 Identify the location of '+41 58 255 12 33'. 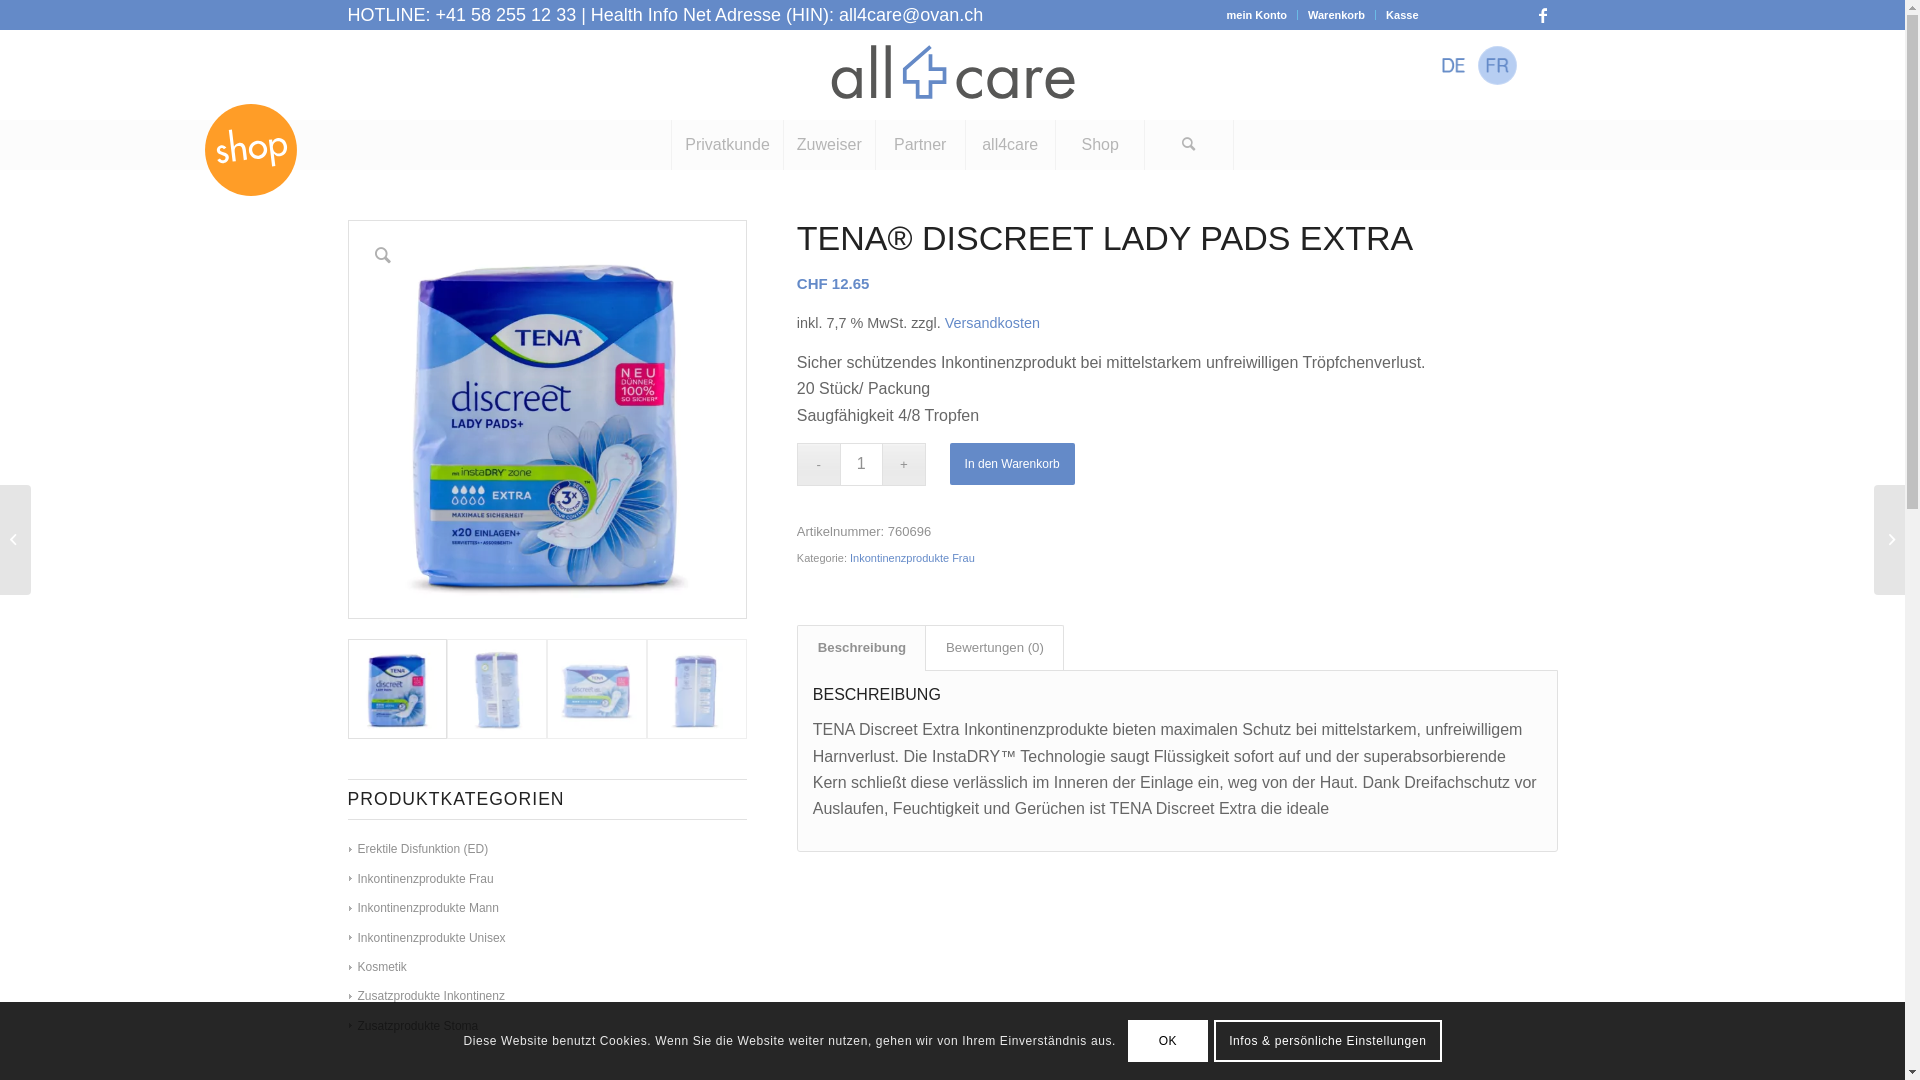
(506, 15).